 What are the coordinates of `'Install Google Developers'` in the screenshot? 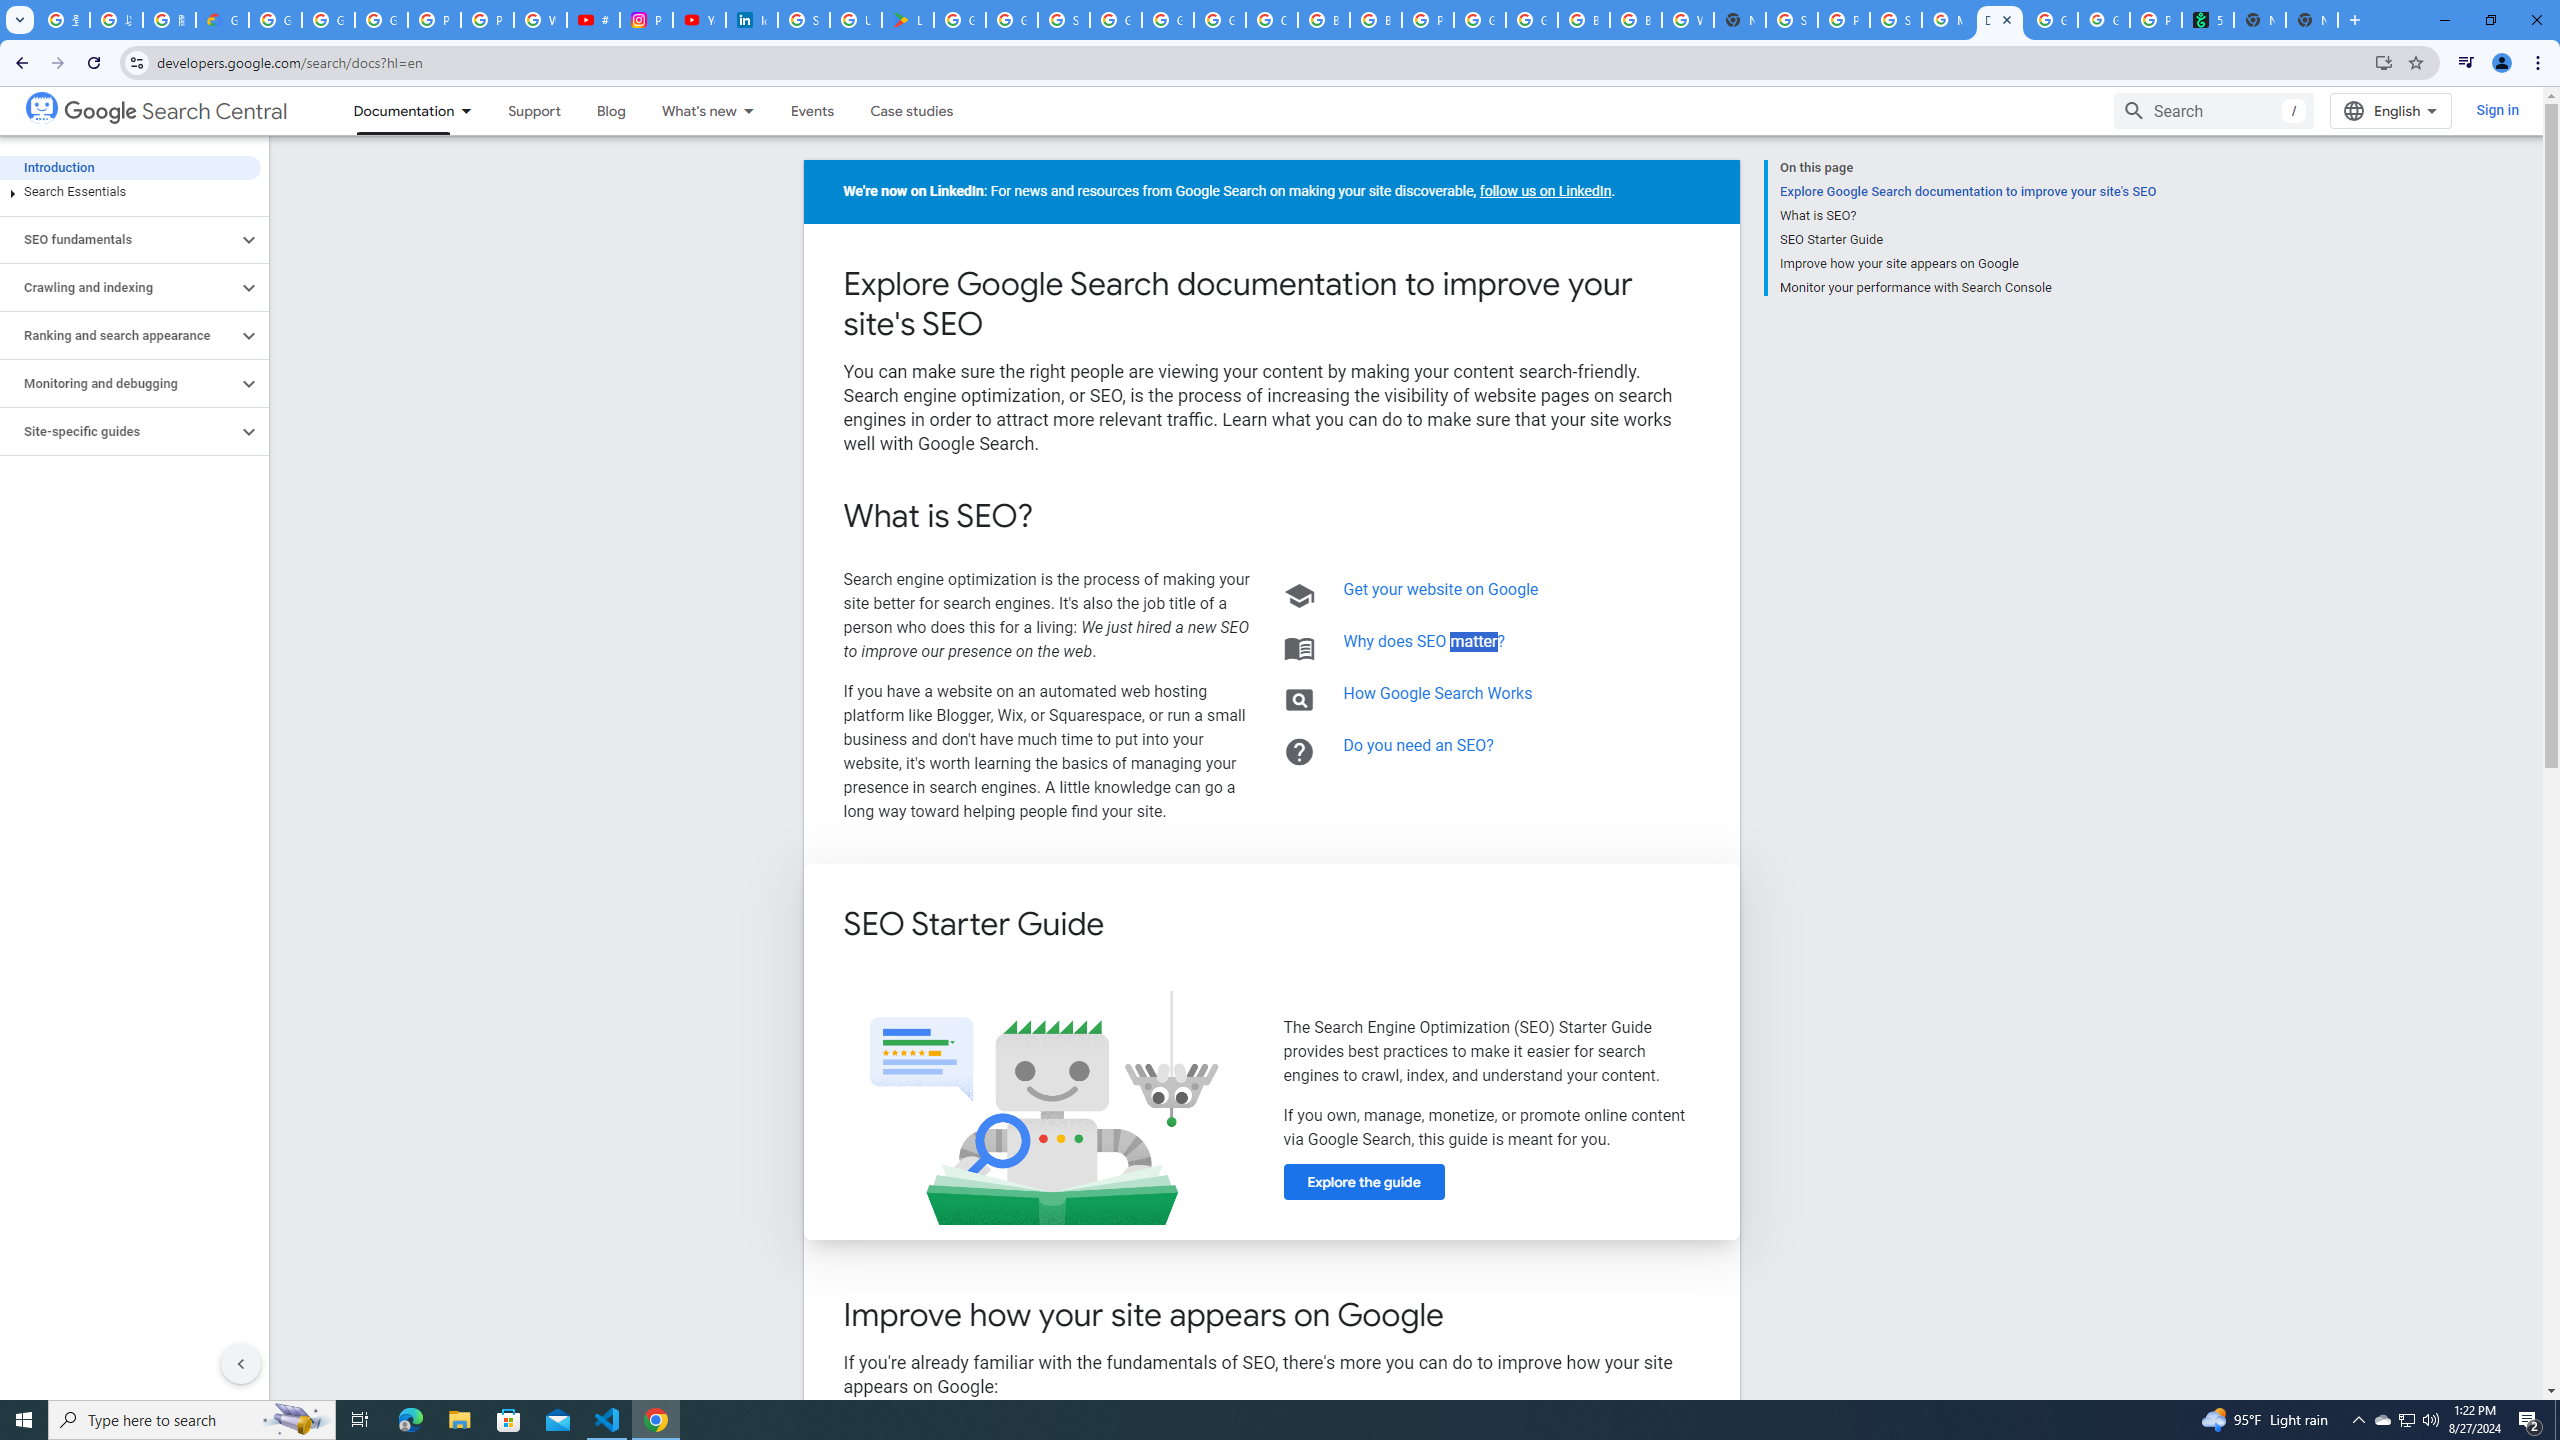 It's located at (2384, 61).